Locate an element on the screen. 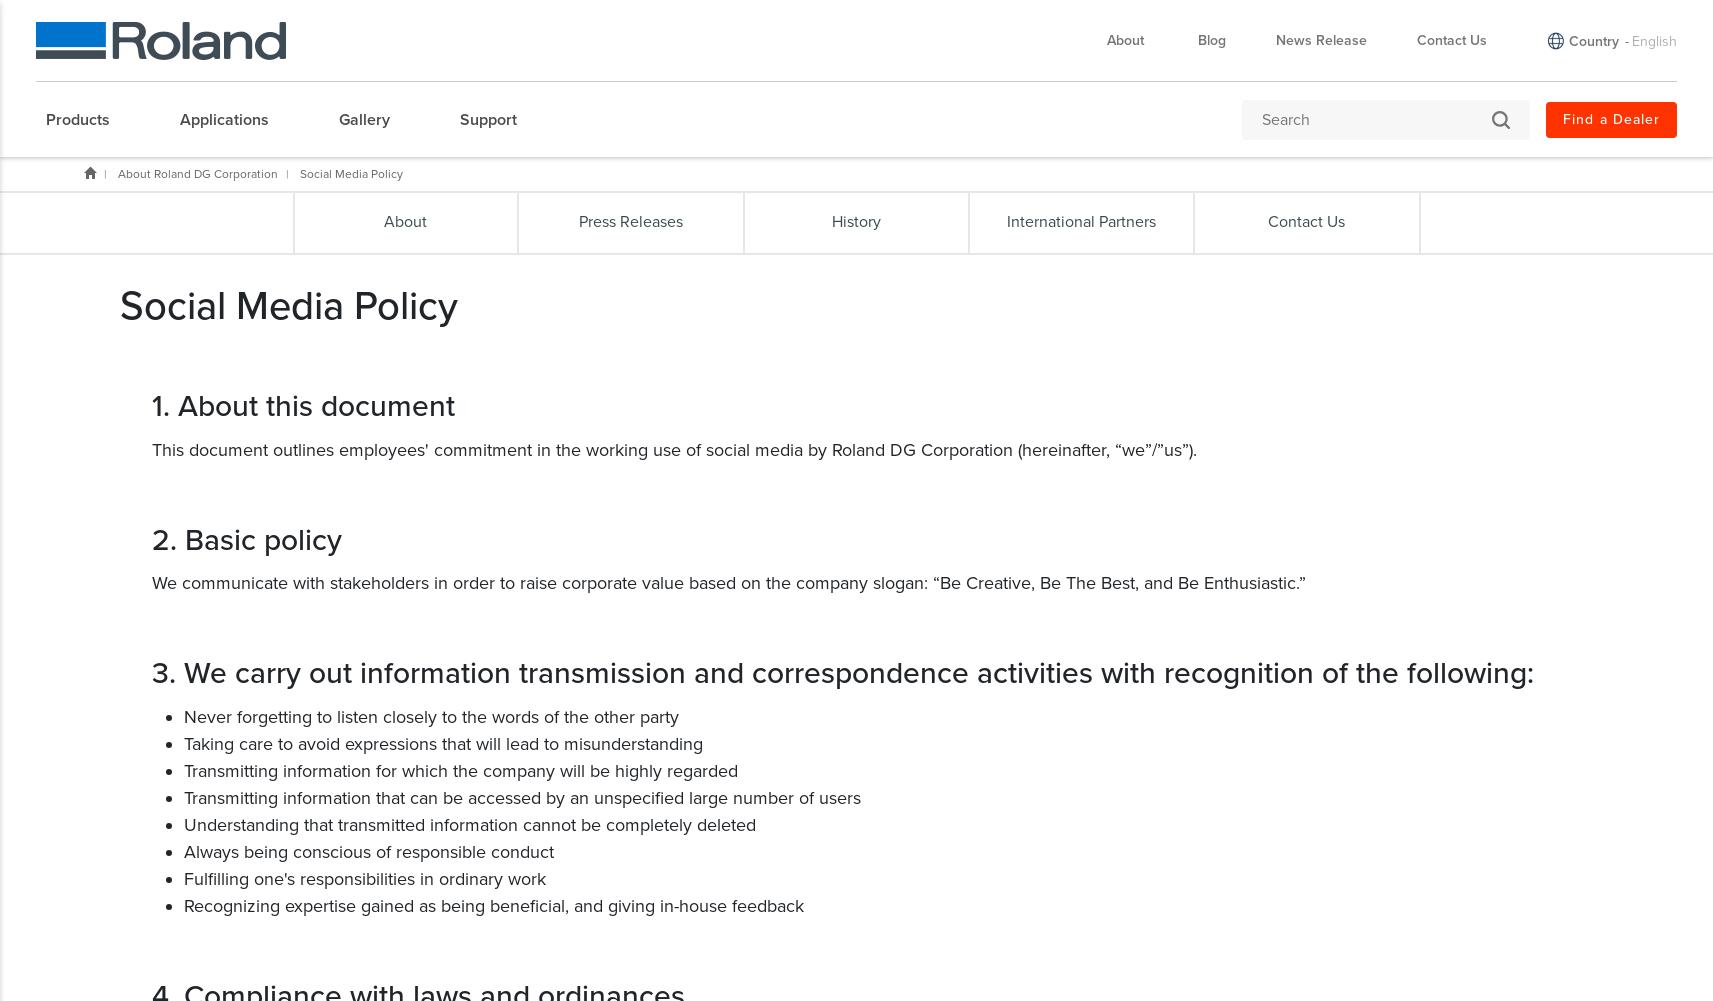  'About Roland DG Corporation' is located at coordinates (198, 173).